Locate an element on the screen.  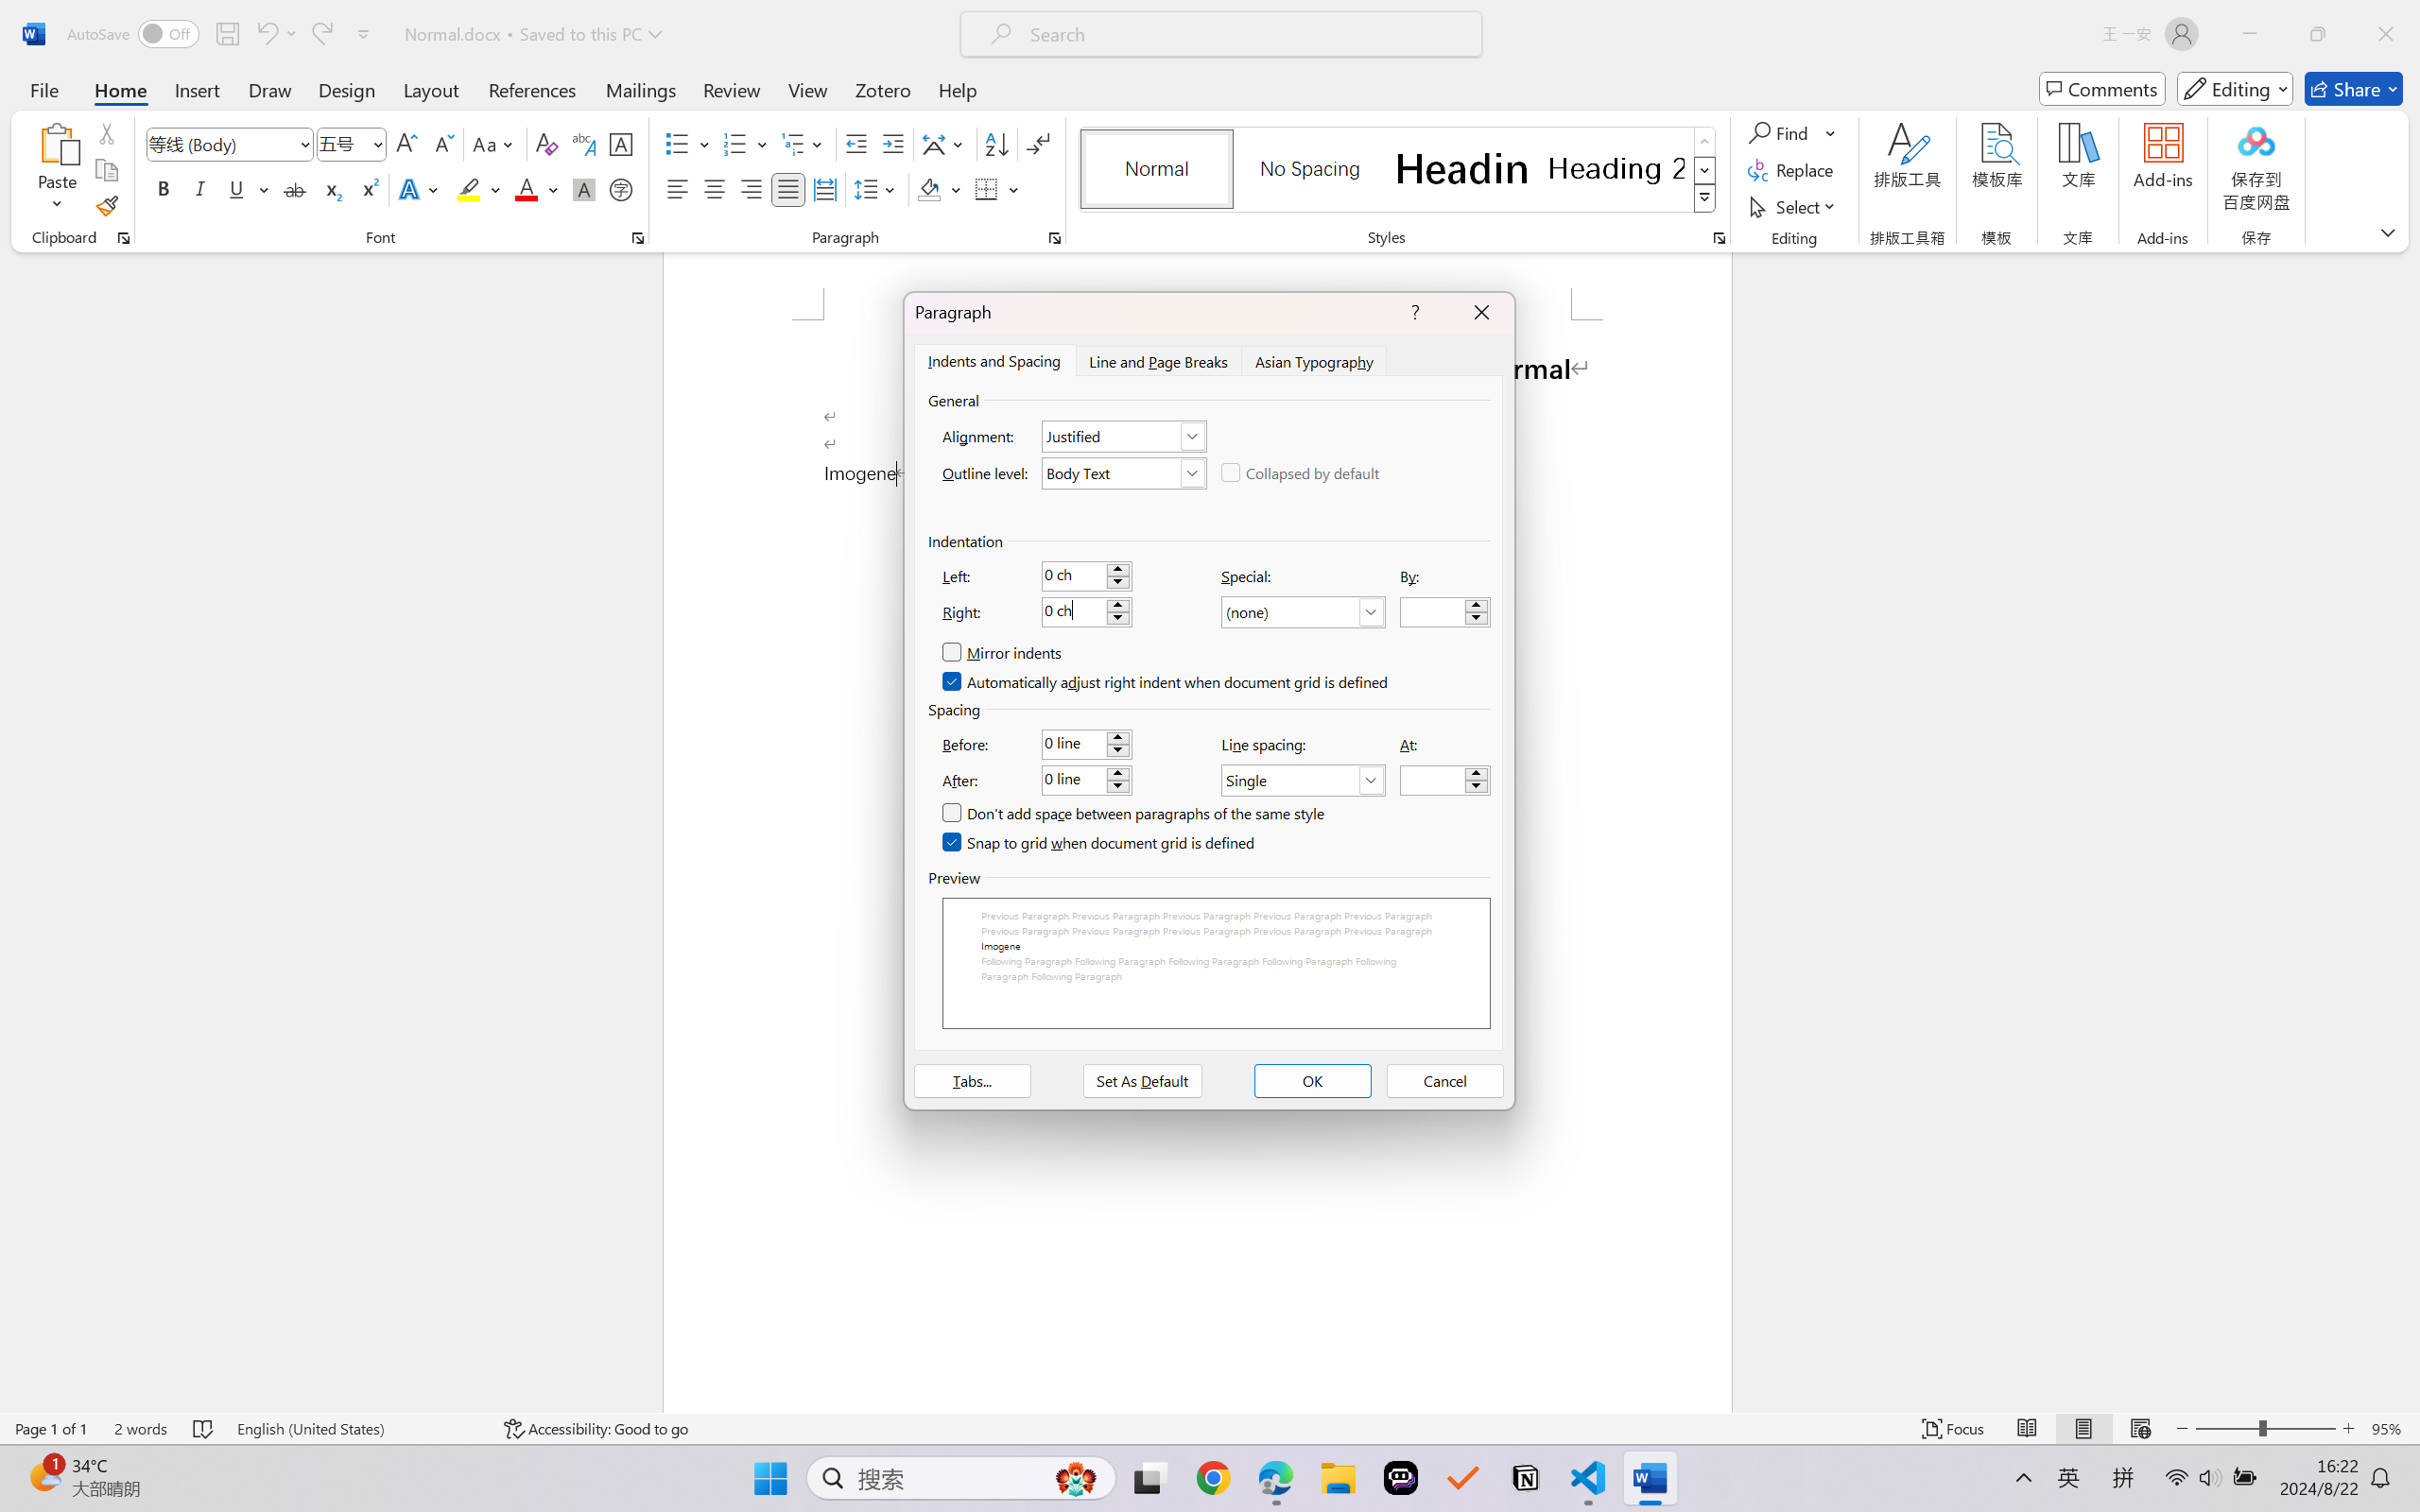
'Character Shading' is located at coordinates (581, 188).